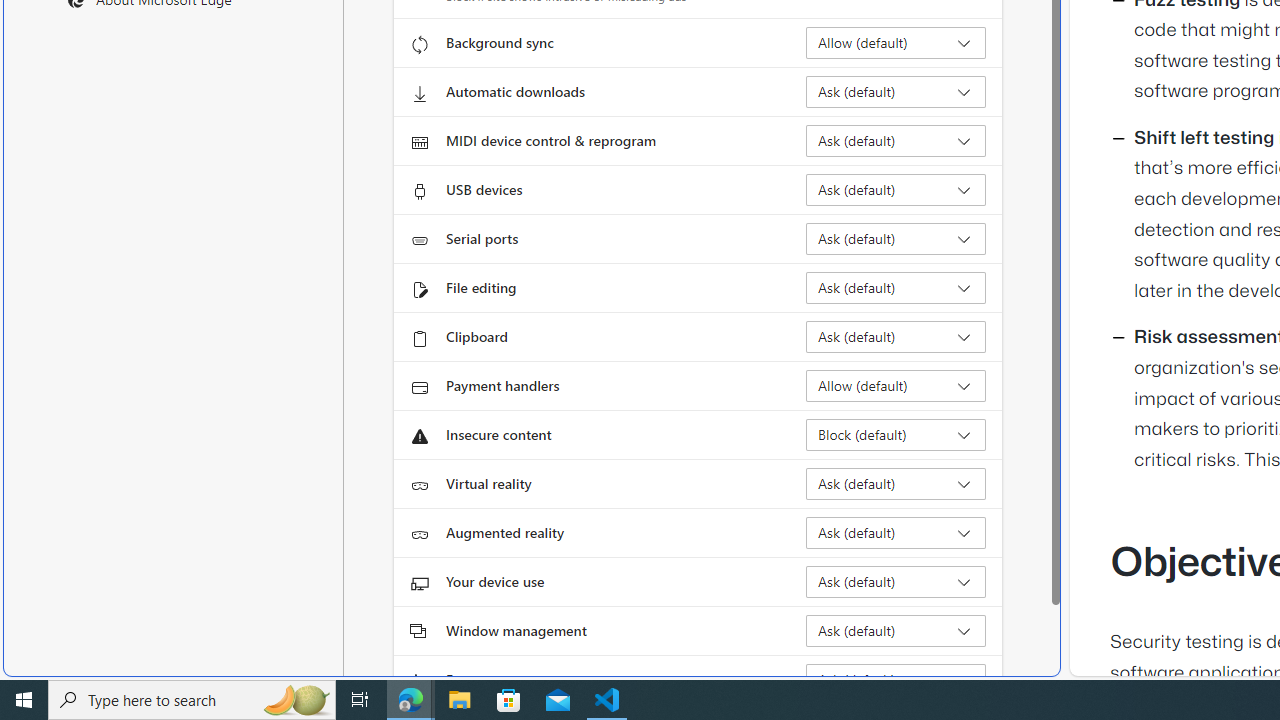 The height and width of the screenshot is (720, 1280). Describe the element at coordinates (895, 140) in the screenshot. I see `'MIDI device control & reprogram Ask (default)'` at that location.